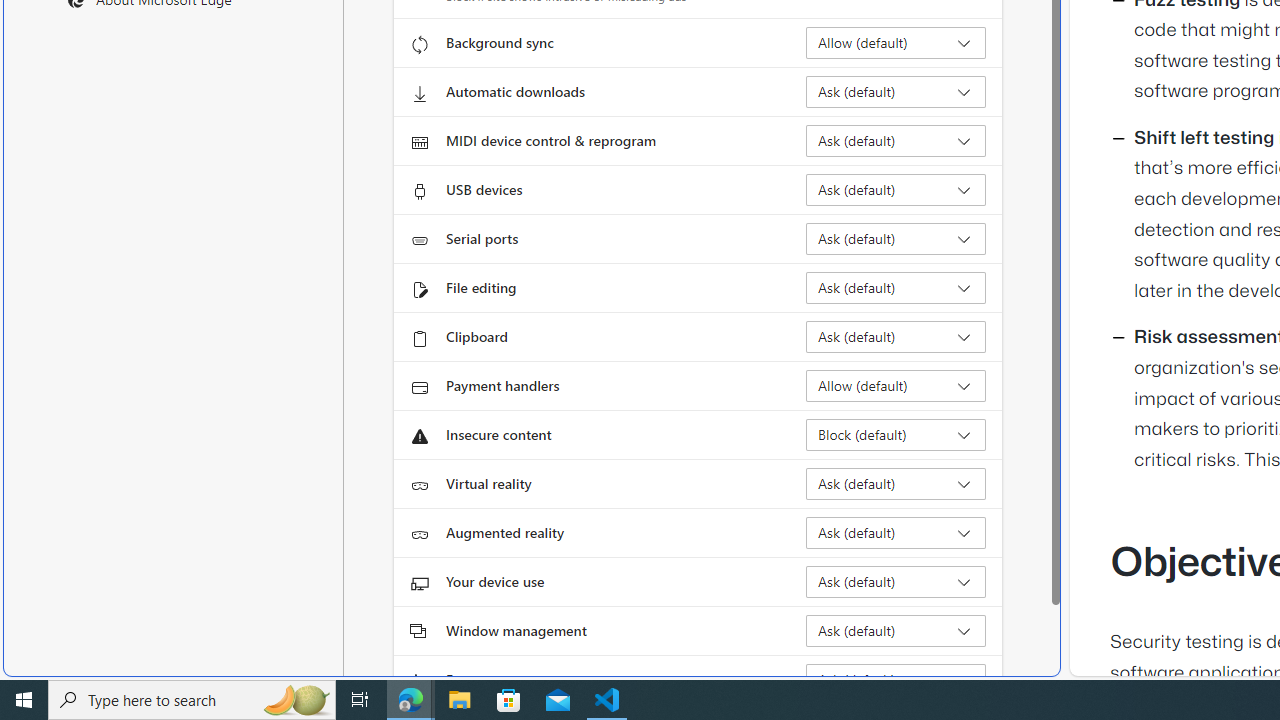 The height and width of the screenshot is (720, 1280). Describe the element at coordinates (895, 140) in the screenshot. I see `'MIDI device control & reprogram Ask (default)'` at that location.